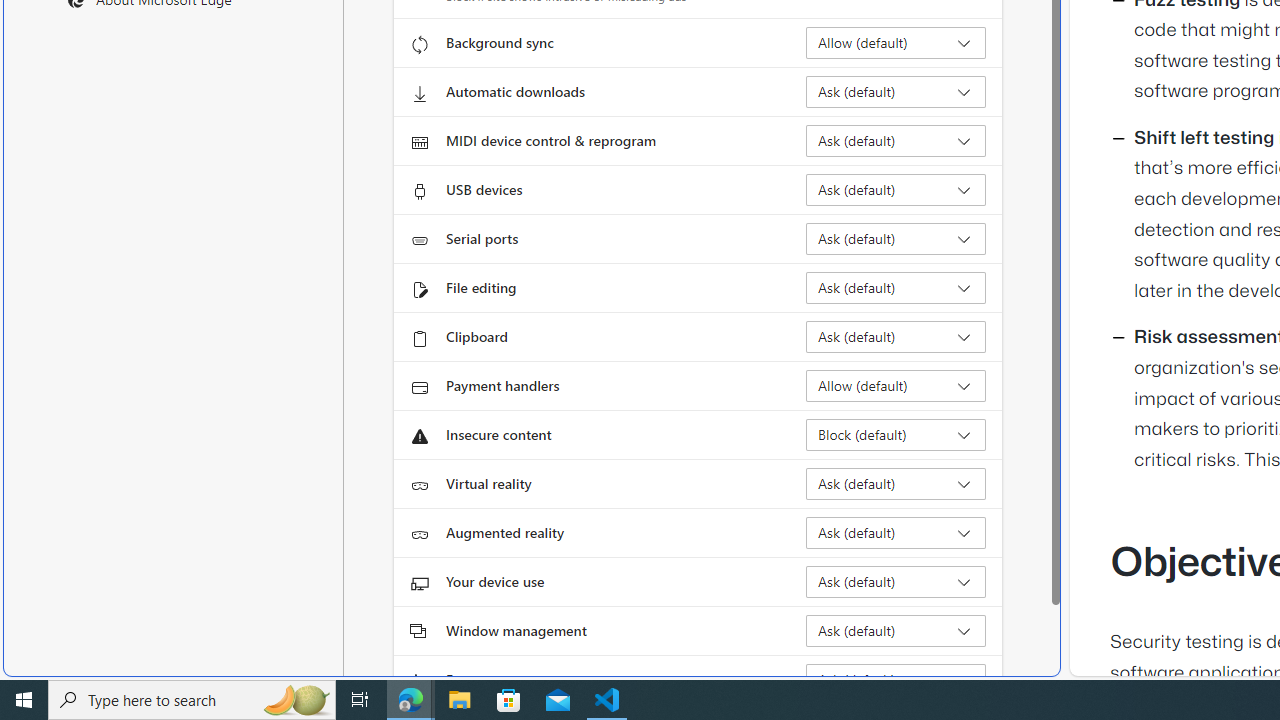 The height and width of the screenshot is (720, 1280). Describe the element at coordinates (895, 140) in the screenshot. I see `'MIDI device control & reprogram Ask (default)'` at that location.